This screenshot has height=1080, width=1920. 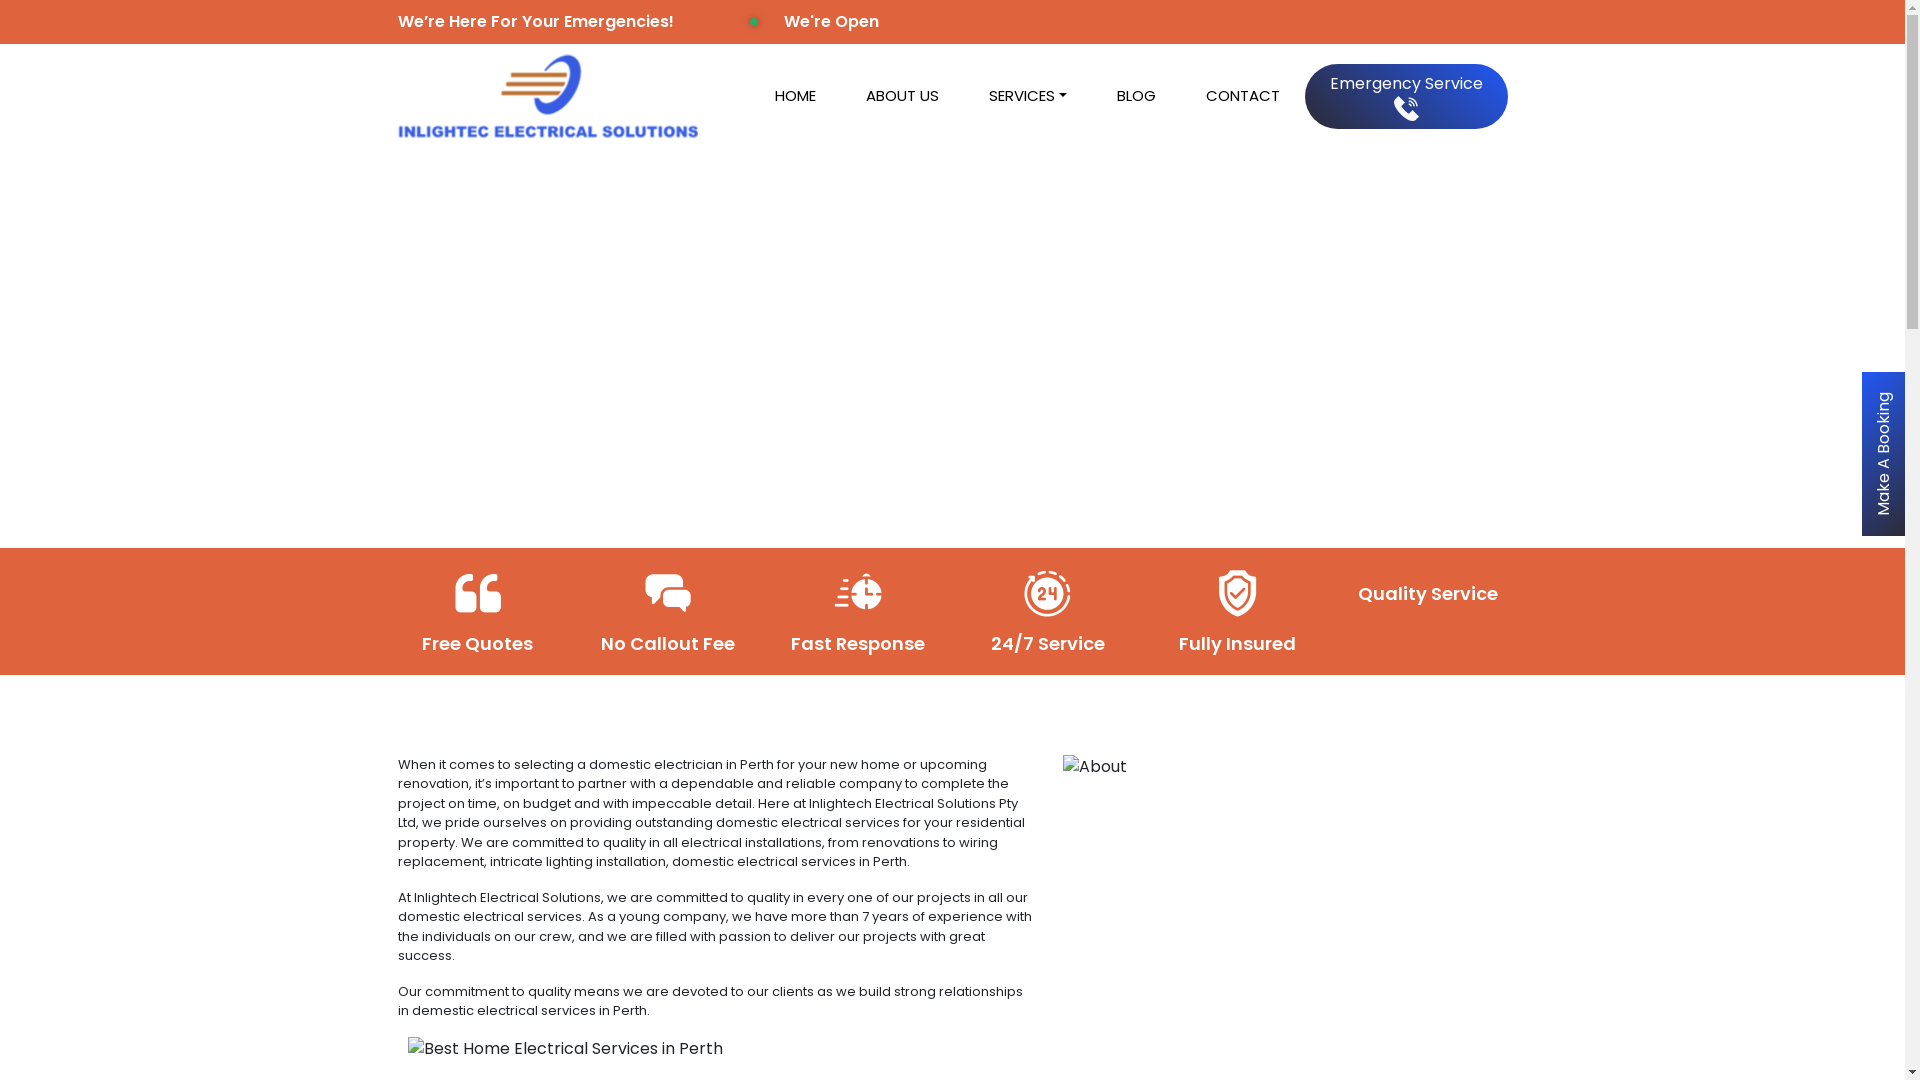 I want to click on 'HOME', so click(x=794, y=96).